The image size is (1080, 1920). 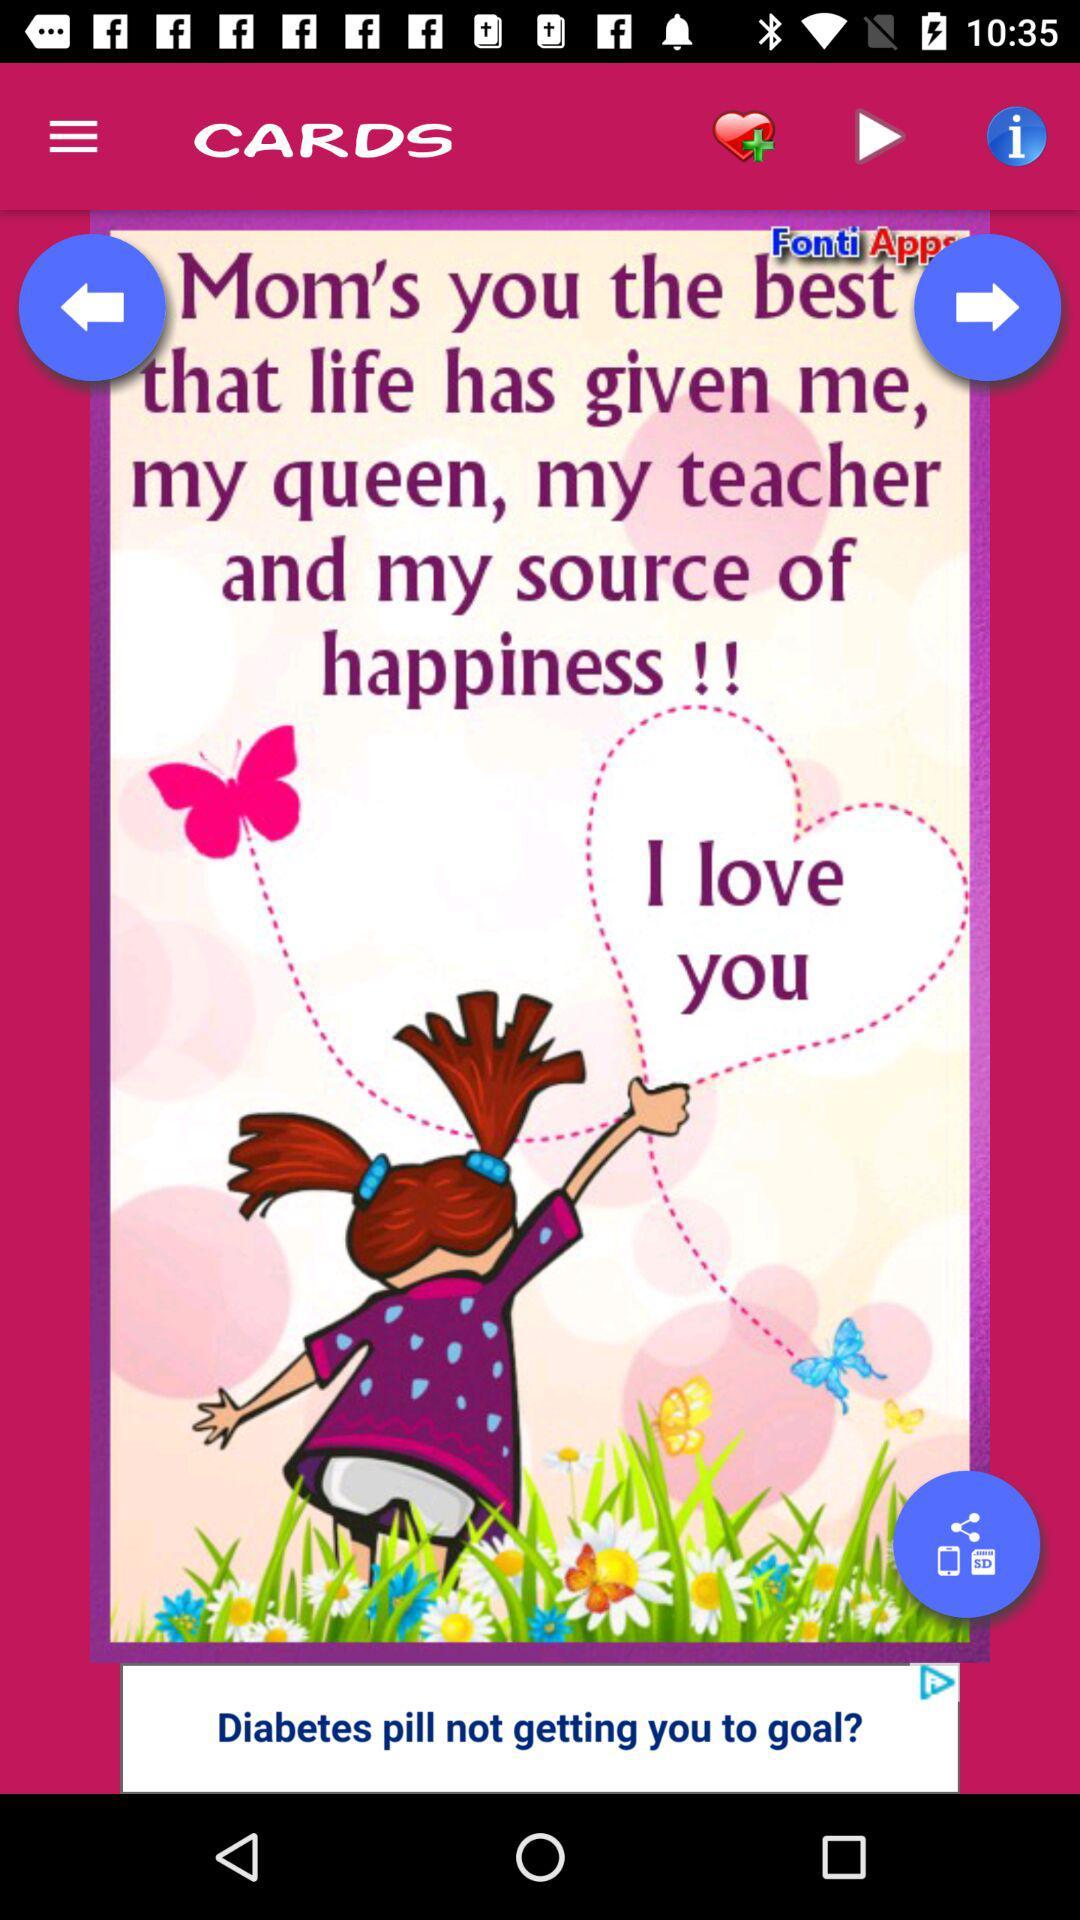 I want to click on share, so click(x=965, y=1543).